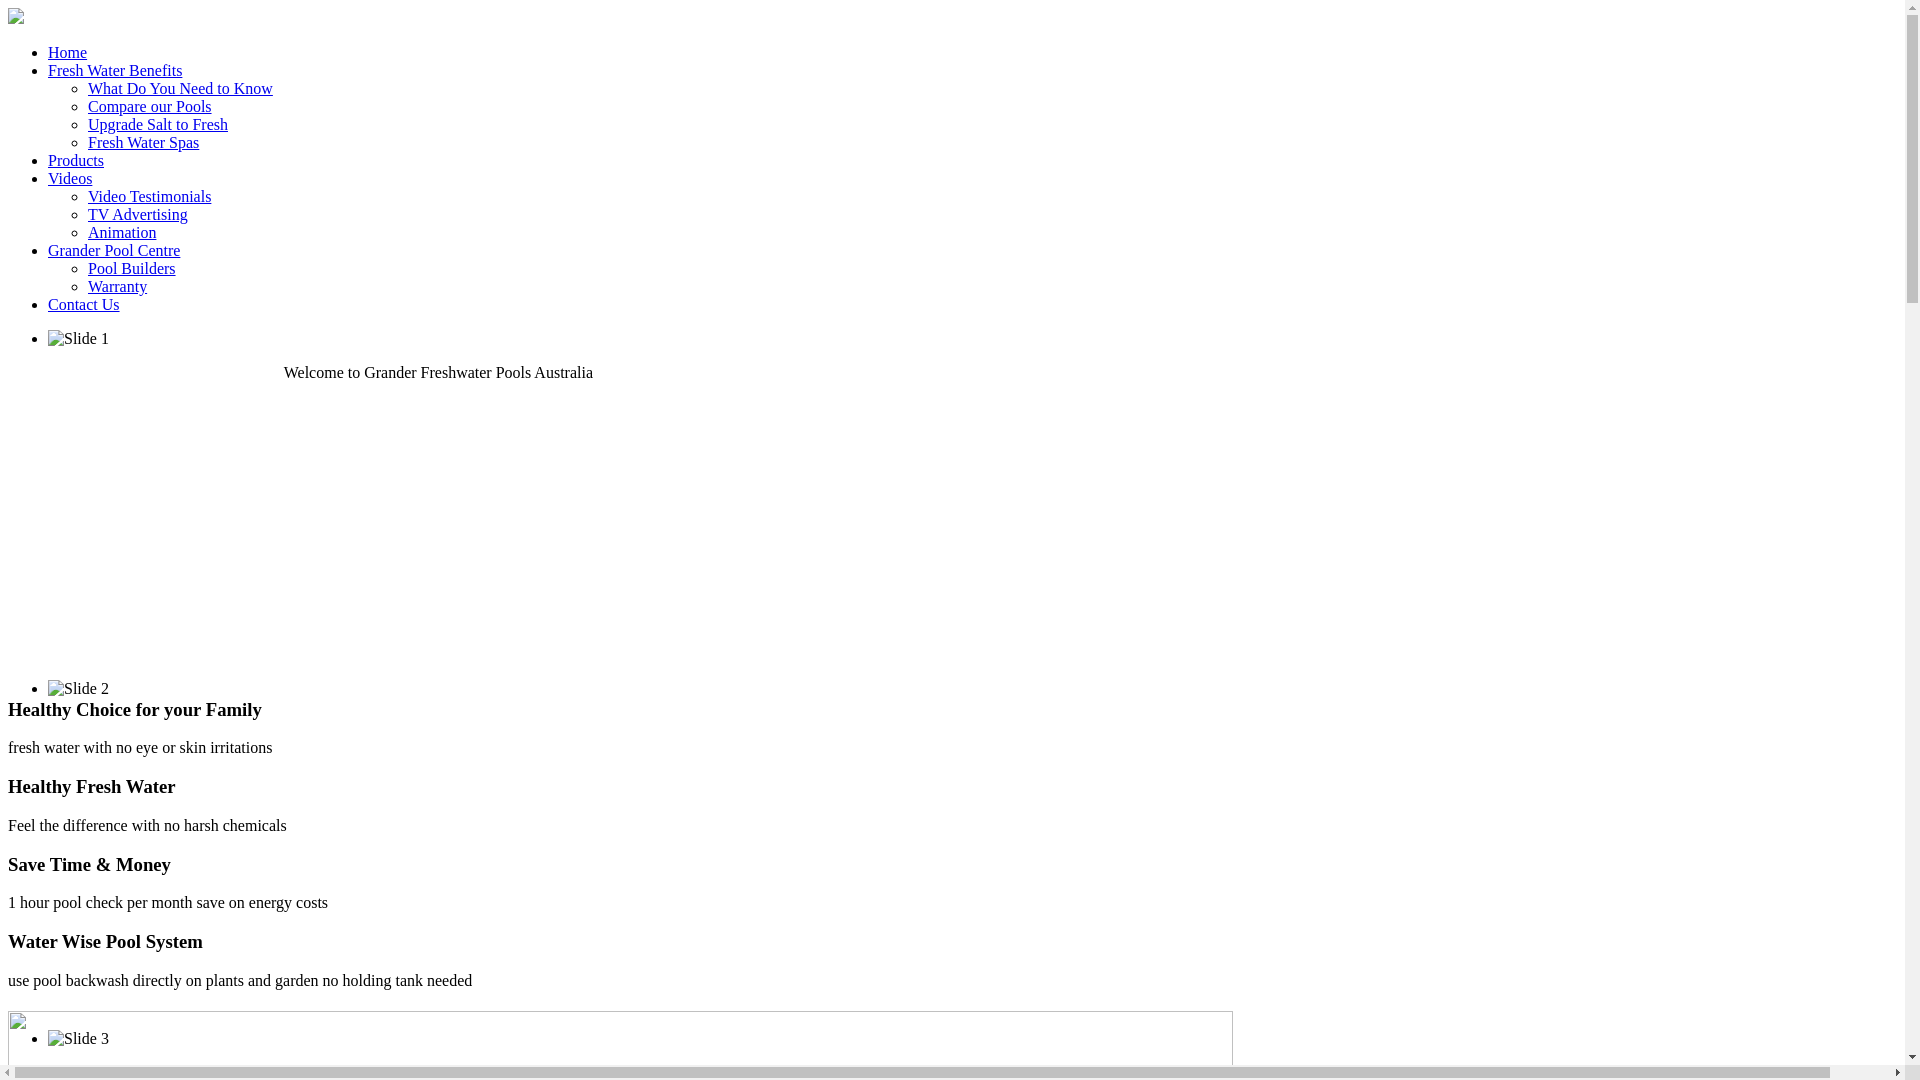 This screenshot has width=1920, height=1080. I want to click on 'Upgrade Salt to Fresh', so click(157, 124).